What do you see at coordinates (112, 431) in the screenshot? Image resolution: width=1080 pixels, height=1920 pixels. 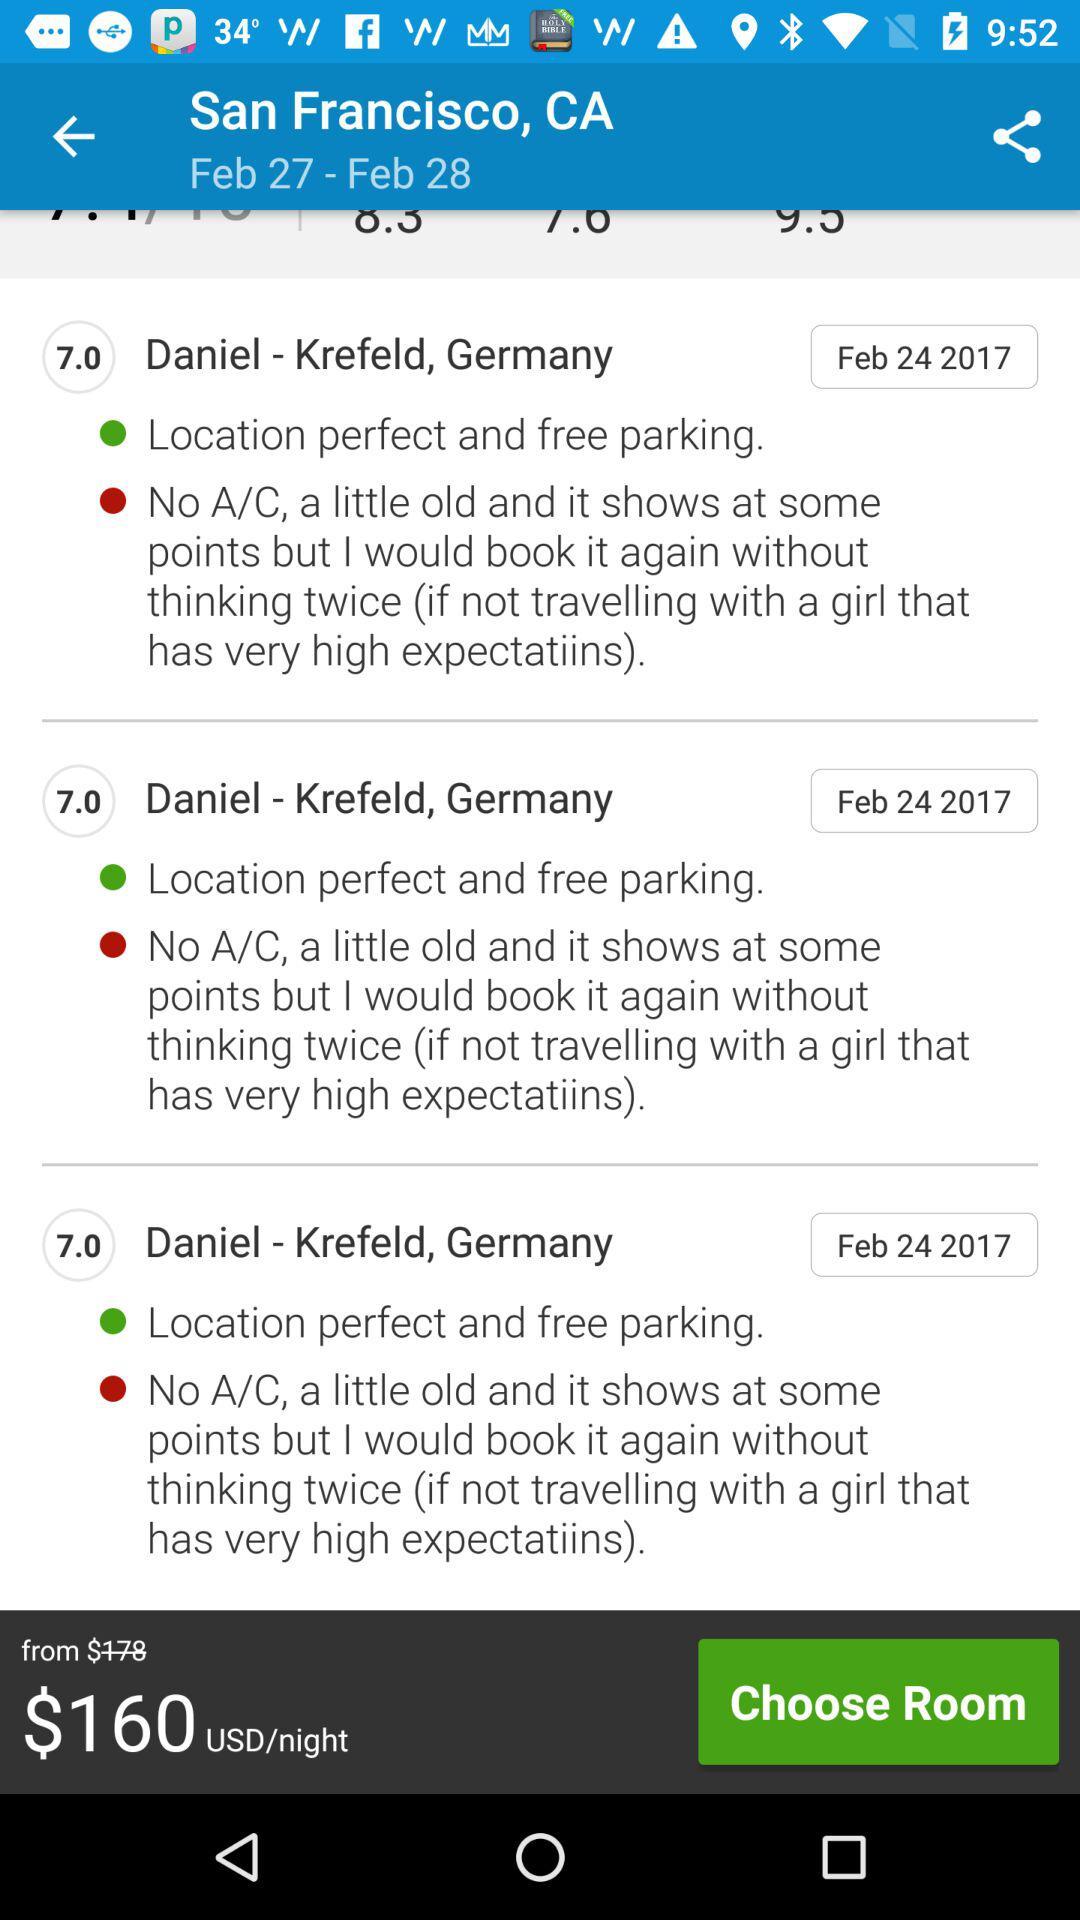 I see `the option green dot` at bounding box center [112, 431].